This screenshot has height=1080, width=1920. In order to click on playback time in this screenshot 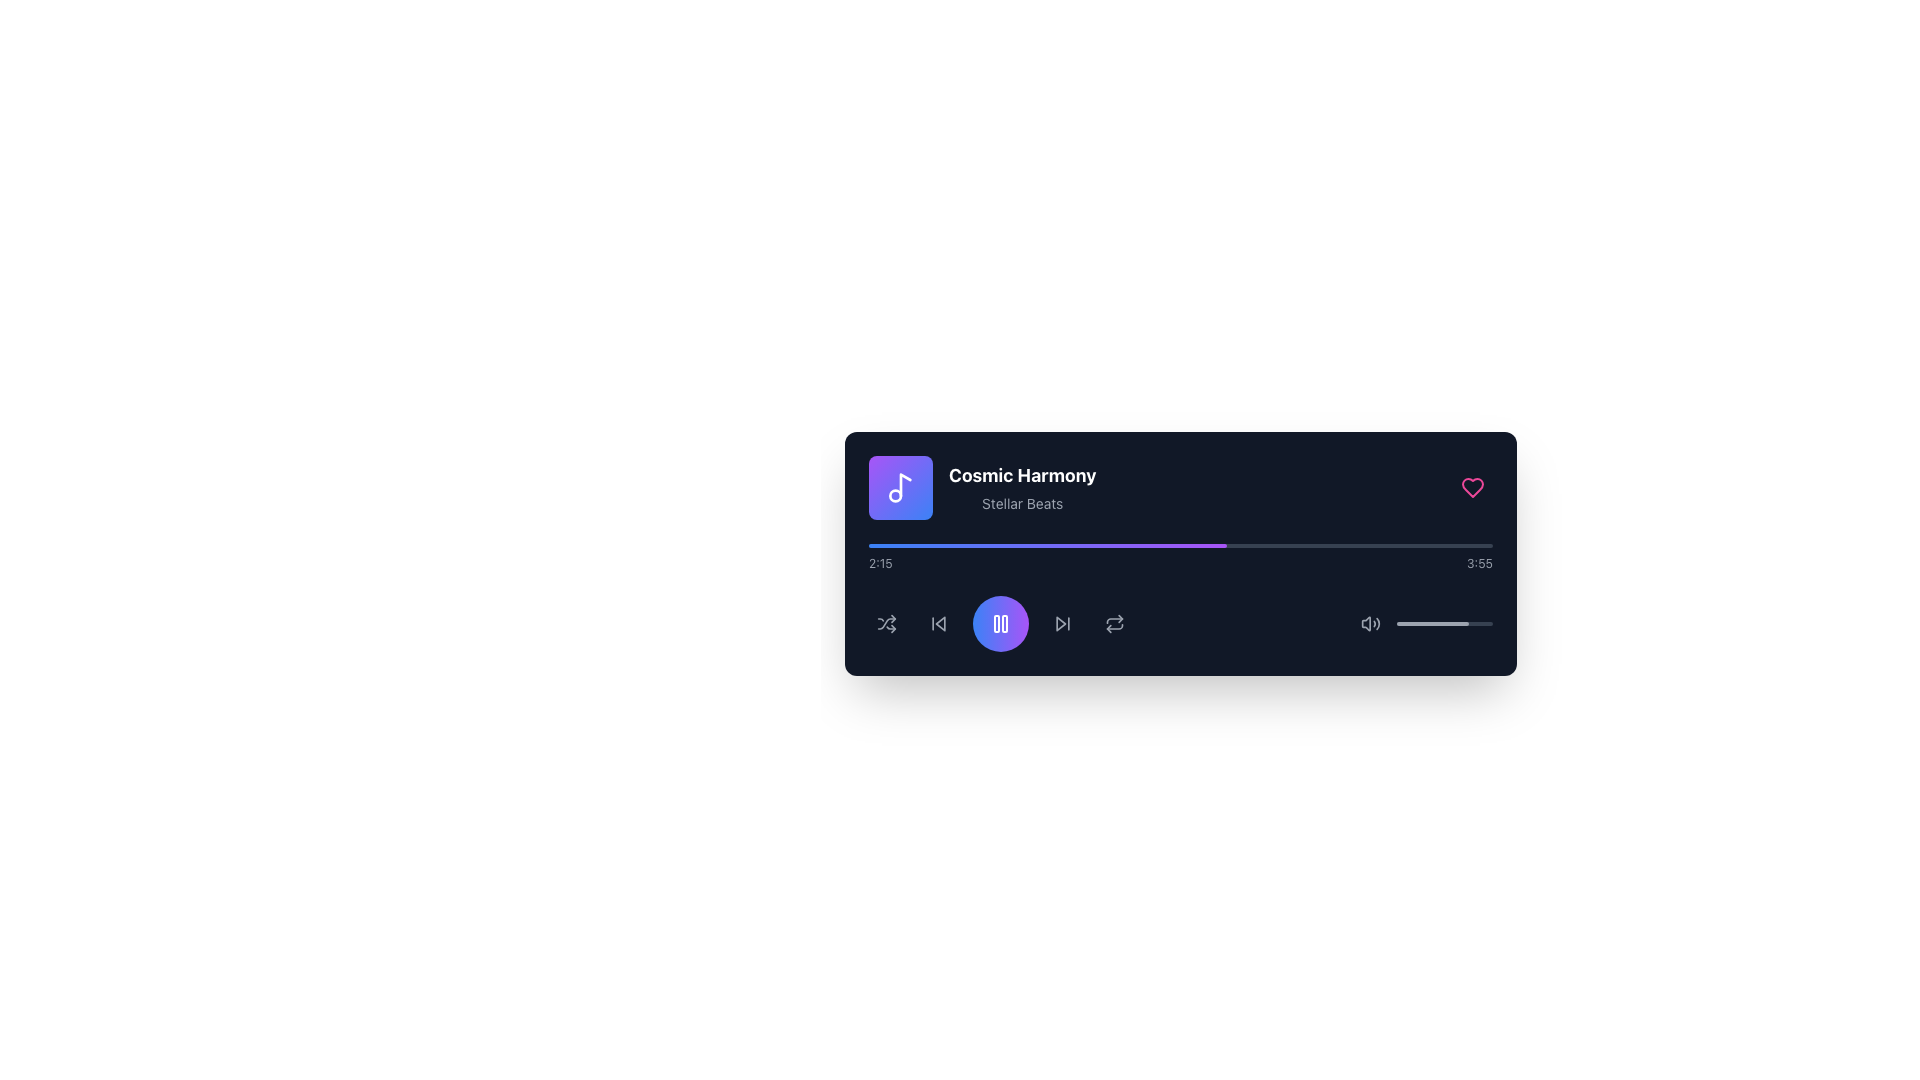, I will do `click(1420, 546)`.